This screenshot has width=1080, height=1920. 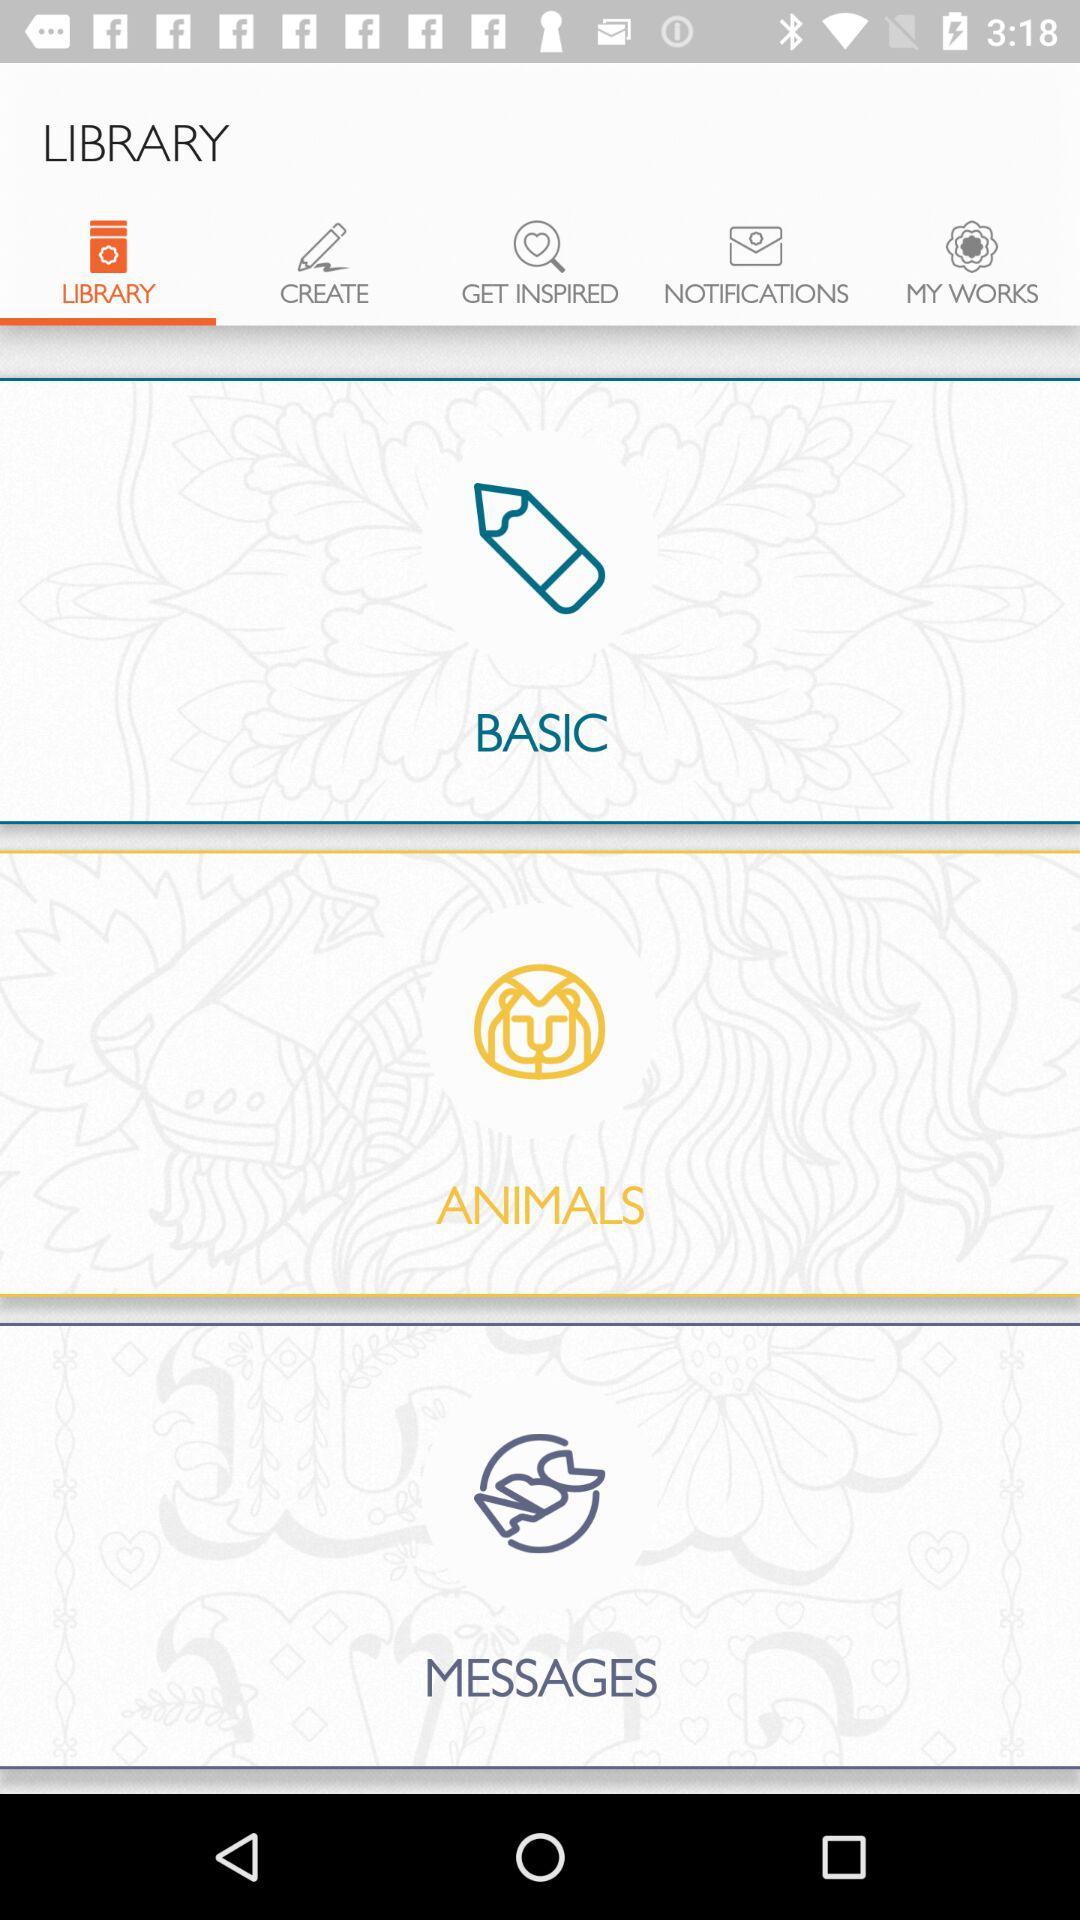 I want to click on the notifications, so click(x=756, y=272).